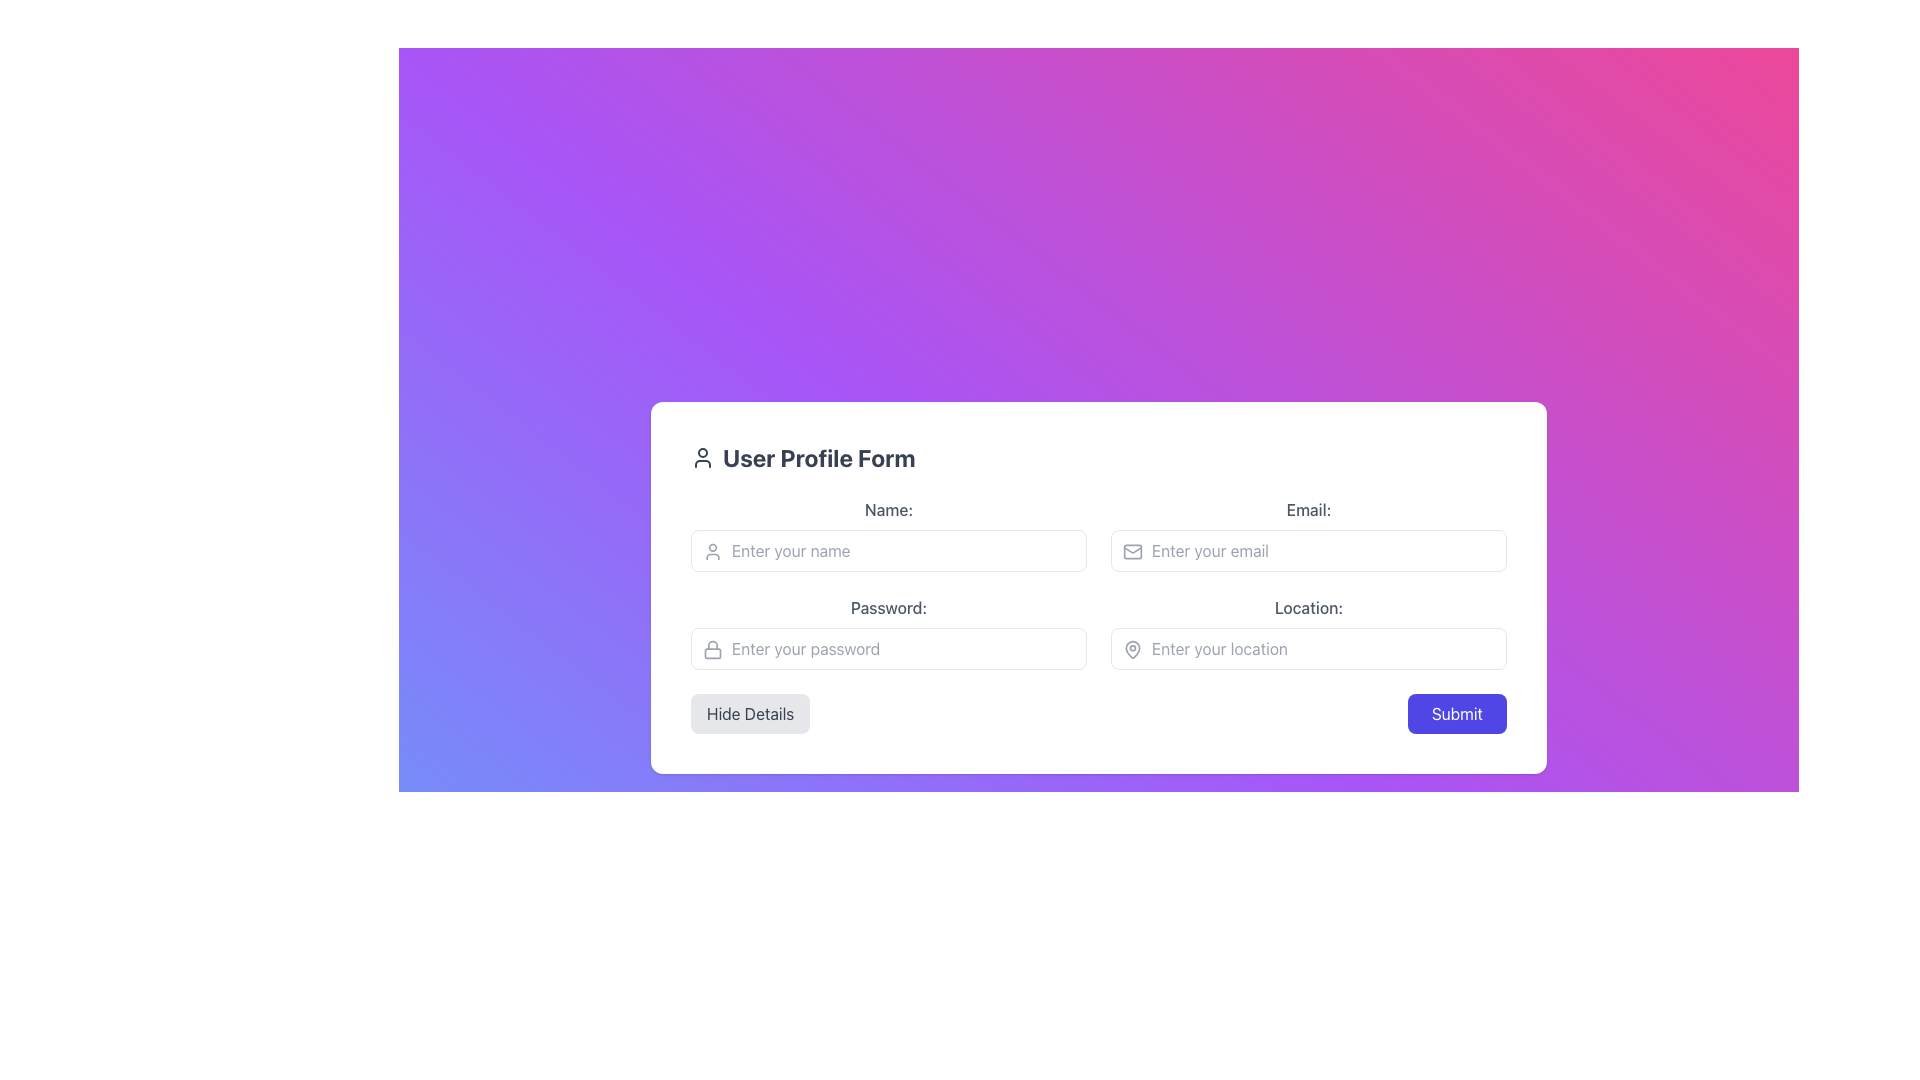  What do you see at coordinates (1309, 551) in the screenshot?
I see `the email input field located in the form section labeled 'Email:', positioned to the right of the 'Name:' field` at bounding box center [1309, 551].